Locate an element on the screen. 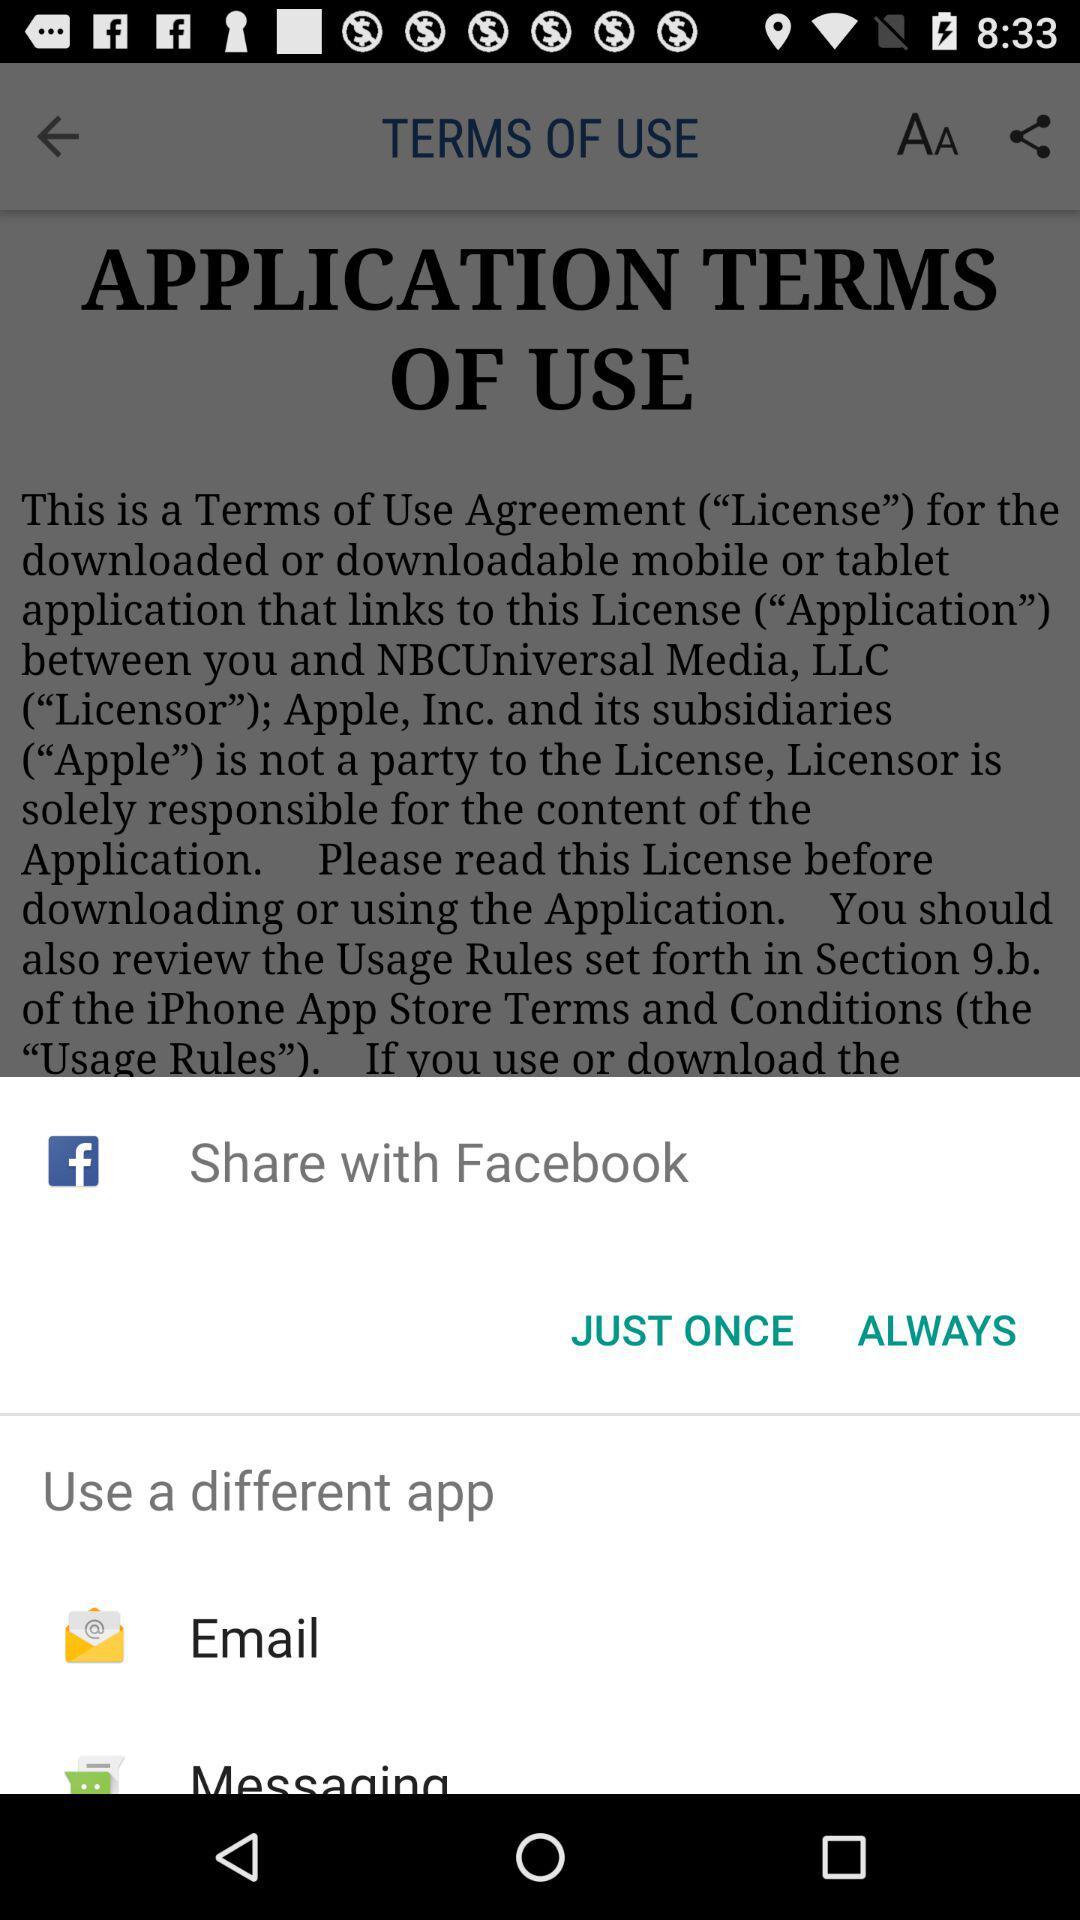 This screenshot has width=1080, height=1920. messaging is located at coordinates (318, 1770).